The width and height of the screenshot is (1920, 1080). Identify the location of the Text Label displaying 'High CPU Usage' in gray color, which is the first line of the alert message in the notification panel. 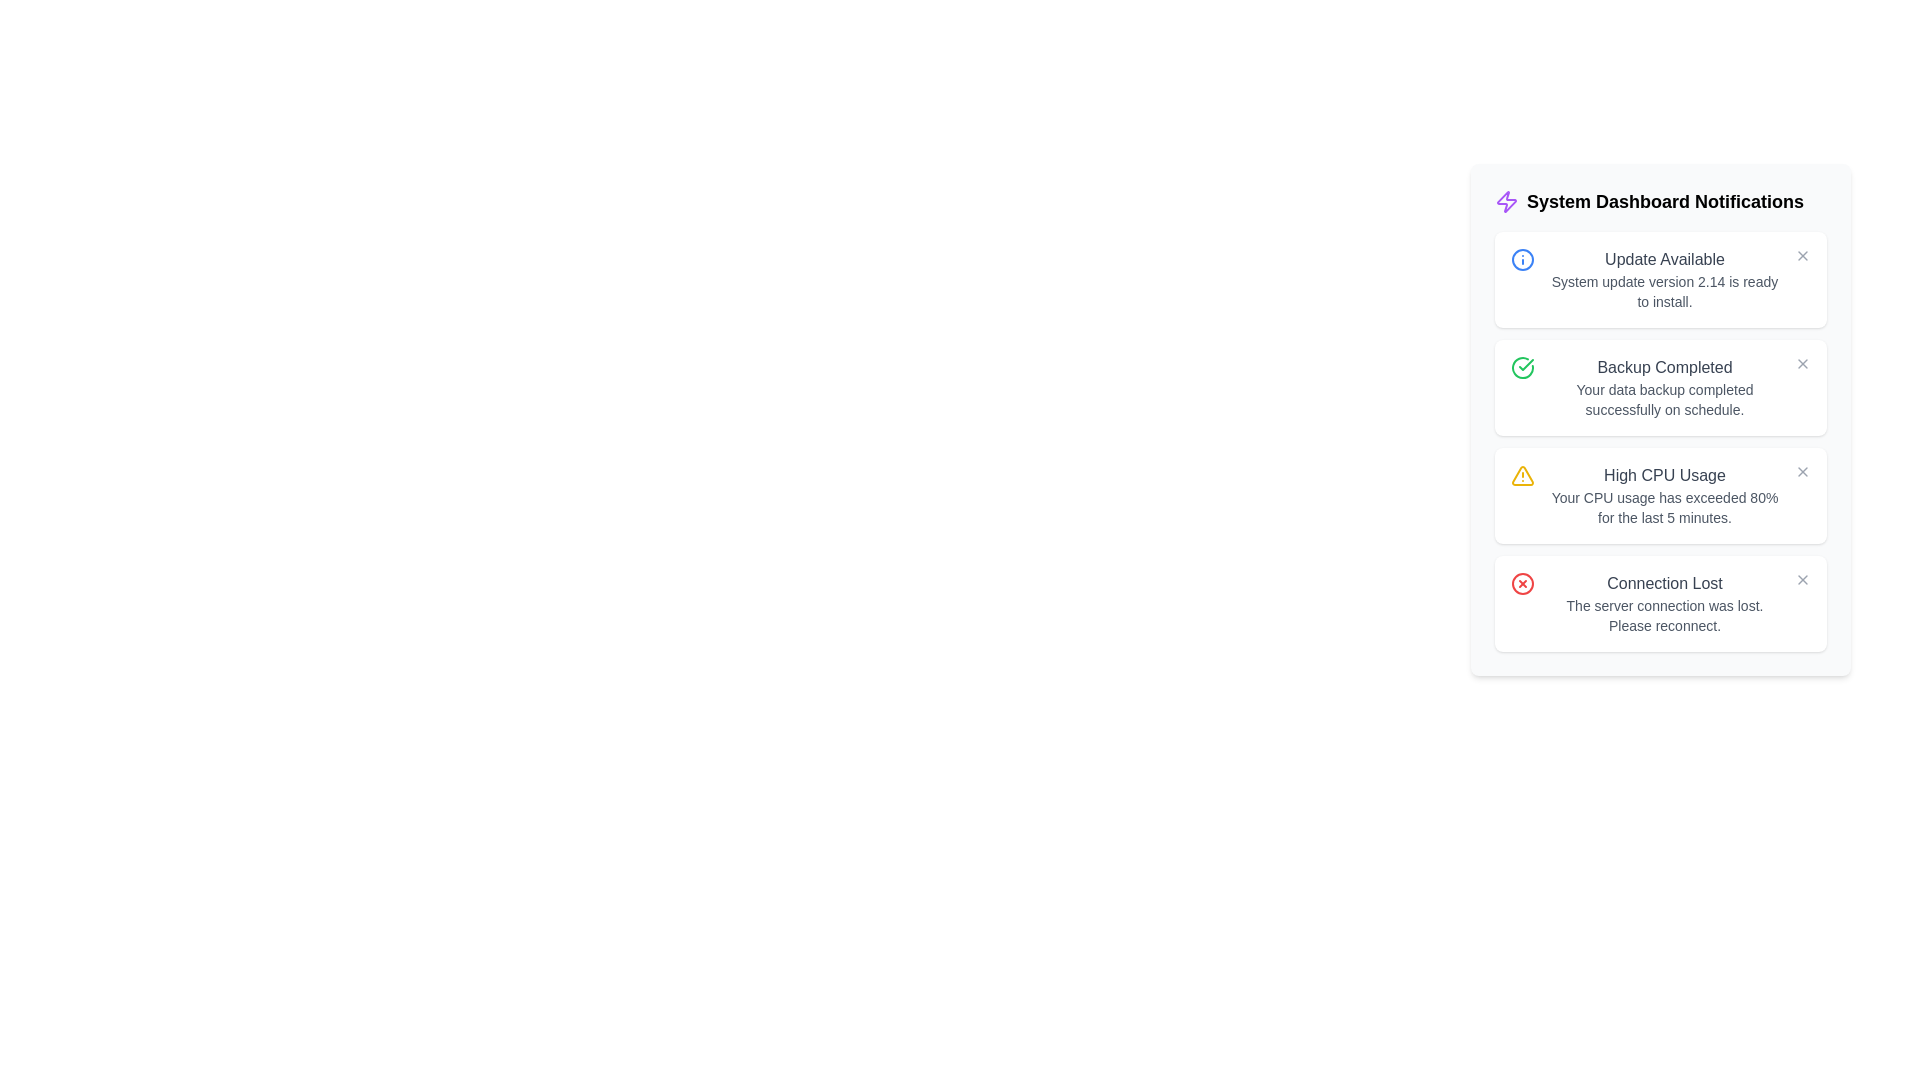
(1665, 475).